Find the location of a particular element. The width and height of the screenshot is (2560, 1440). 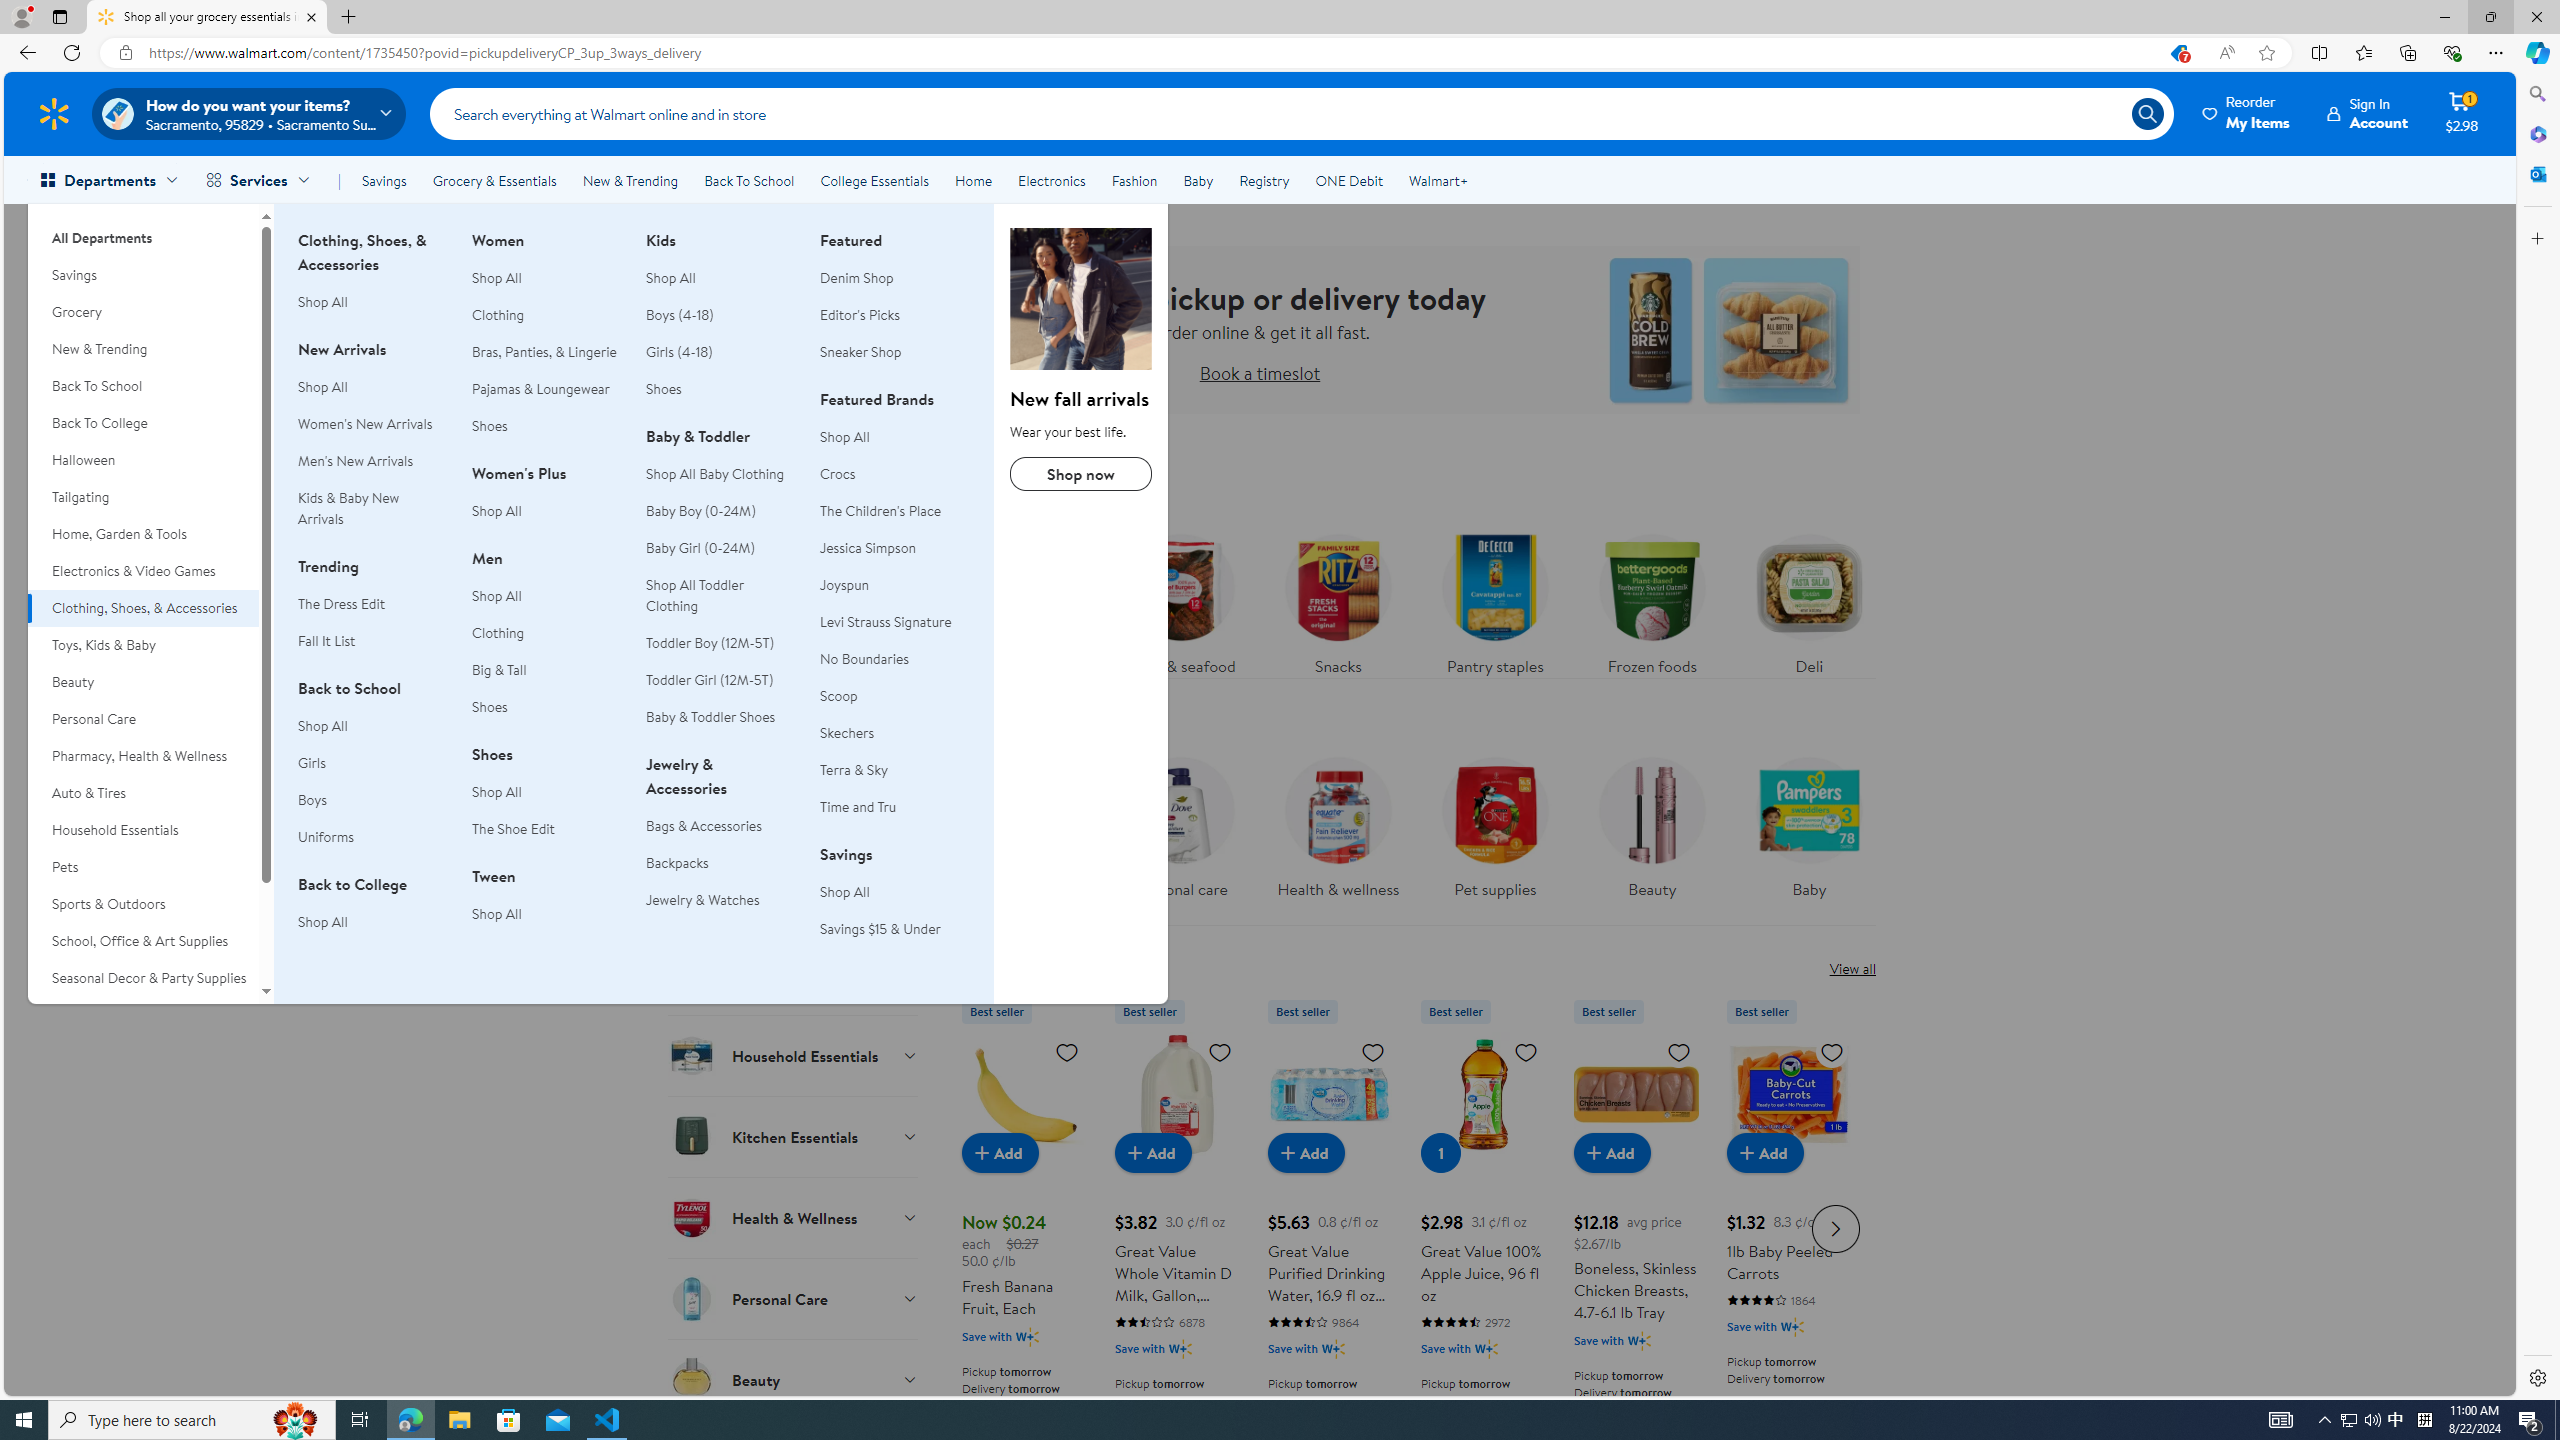

'Back to CollegeShop All' is located at coordinates (371, 915).